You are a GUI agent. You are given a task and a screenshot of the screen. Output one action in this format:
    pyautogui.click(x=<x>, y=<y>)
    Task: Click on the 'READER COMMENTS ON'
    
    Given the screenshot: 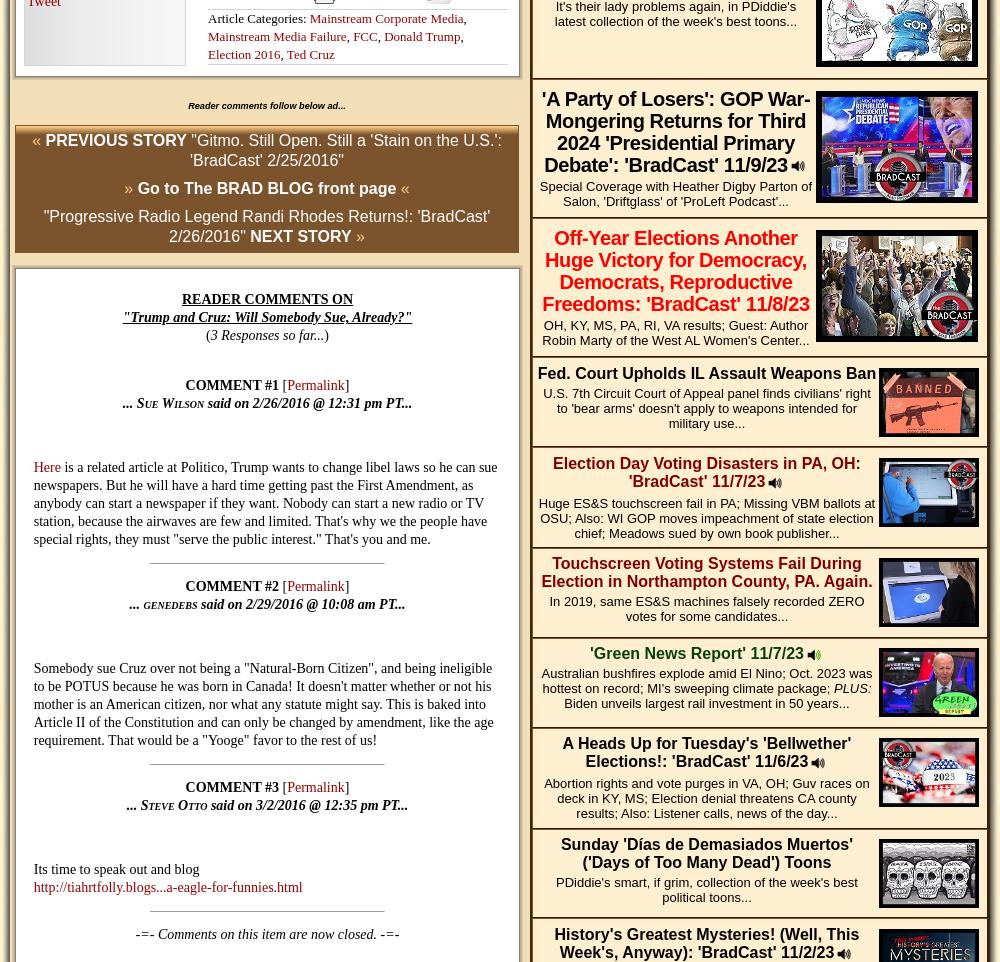 What is the action you would take?
    pyautogui.click(x=181, y=298)
    